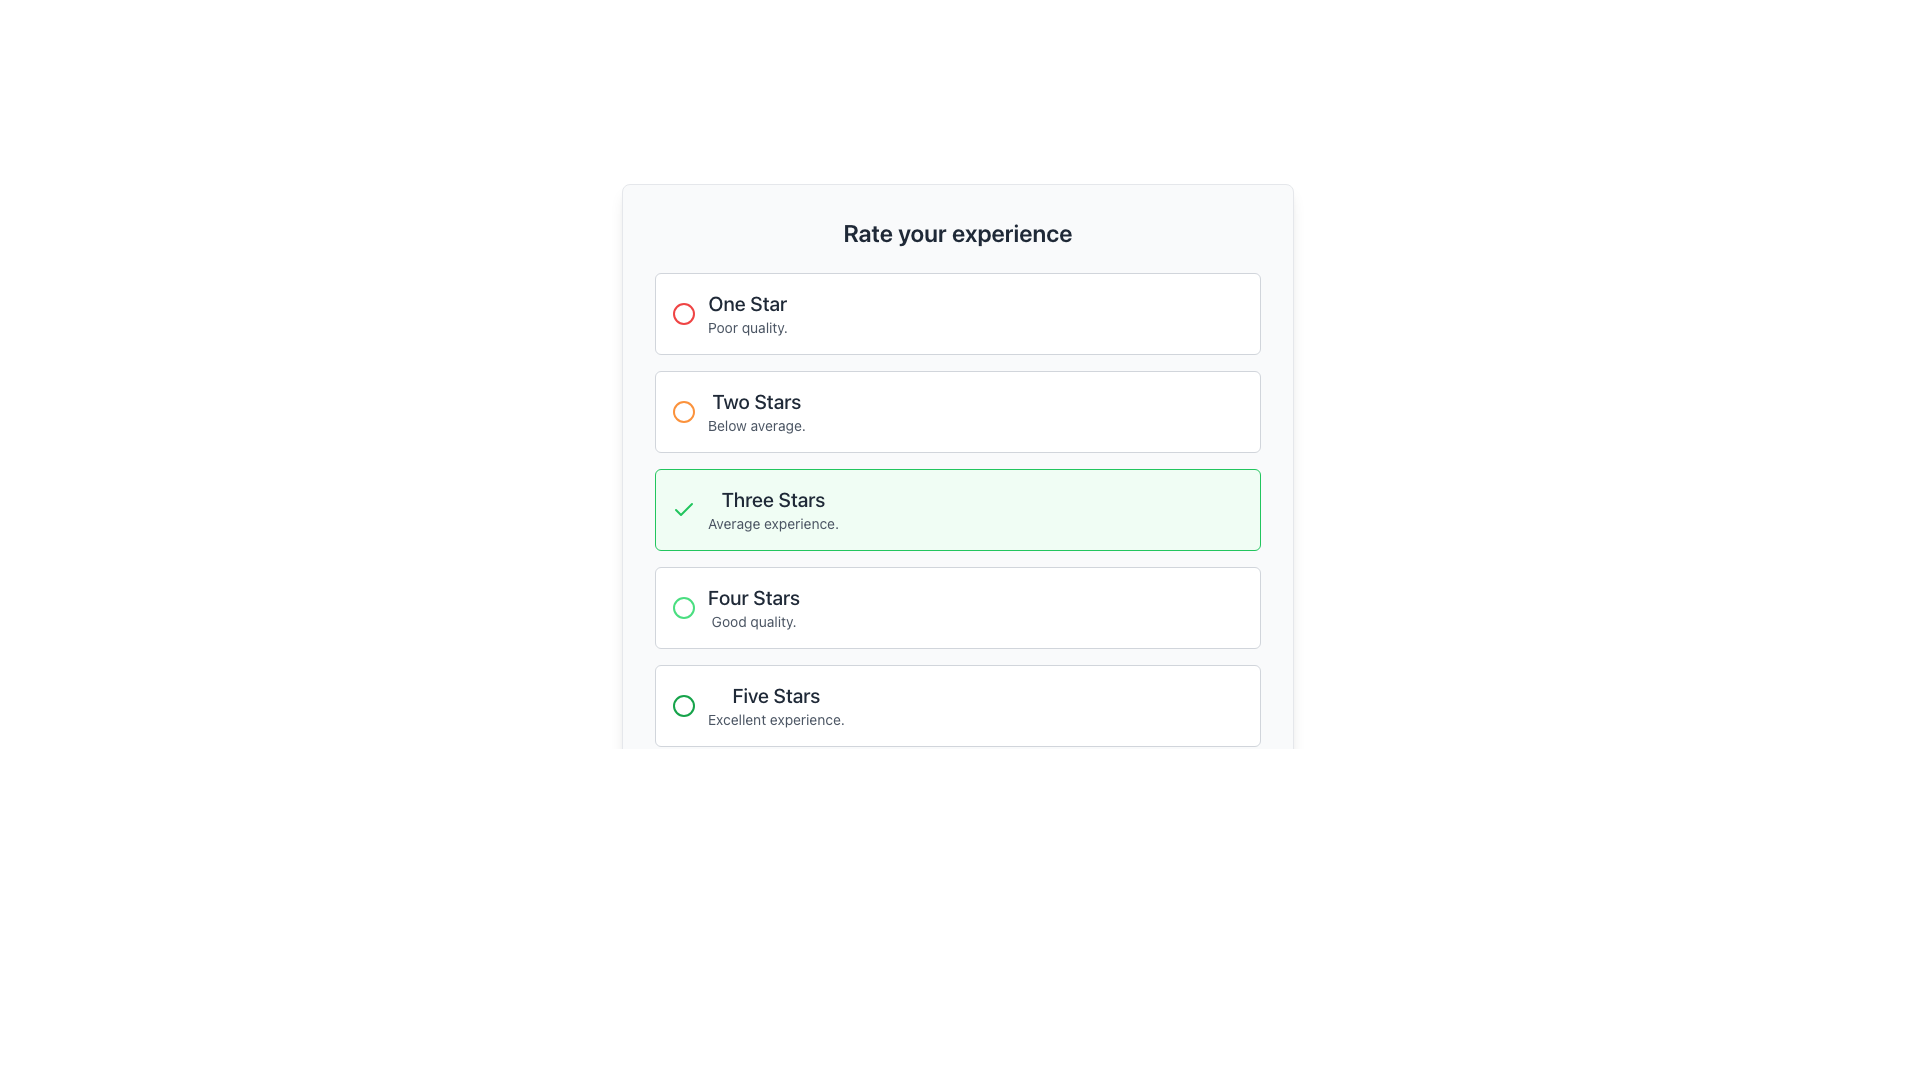  What do you see at coordinates (957, 704) in the screenshot?
I see `the 'Five Stars' radio button option to trigger a visual cue` at bounding box center [957, 704].